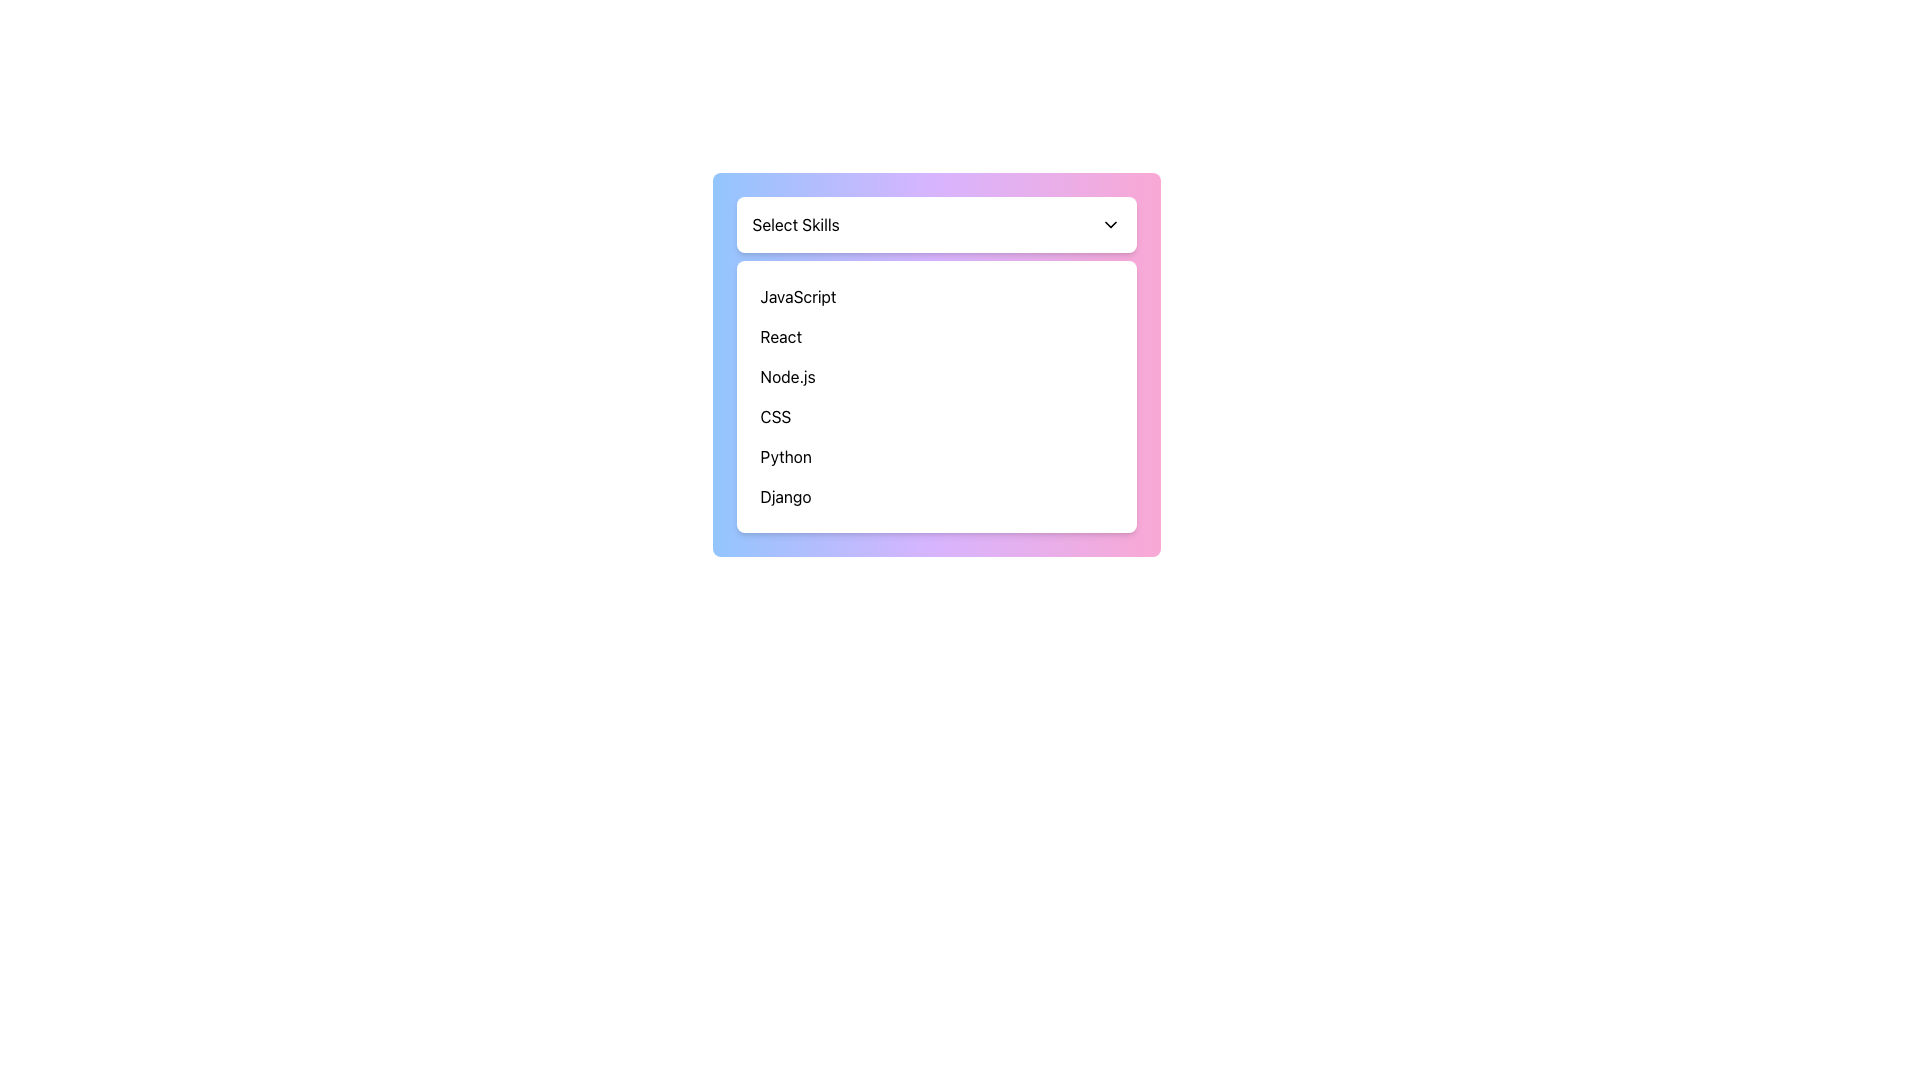  What do you see at coordinates (780, 335) in the screenshot?
I see `the 'React' option in the dropdown menu` at bounding box center [780, 335].